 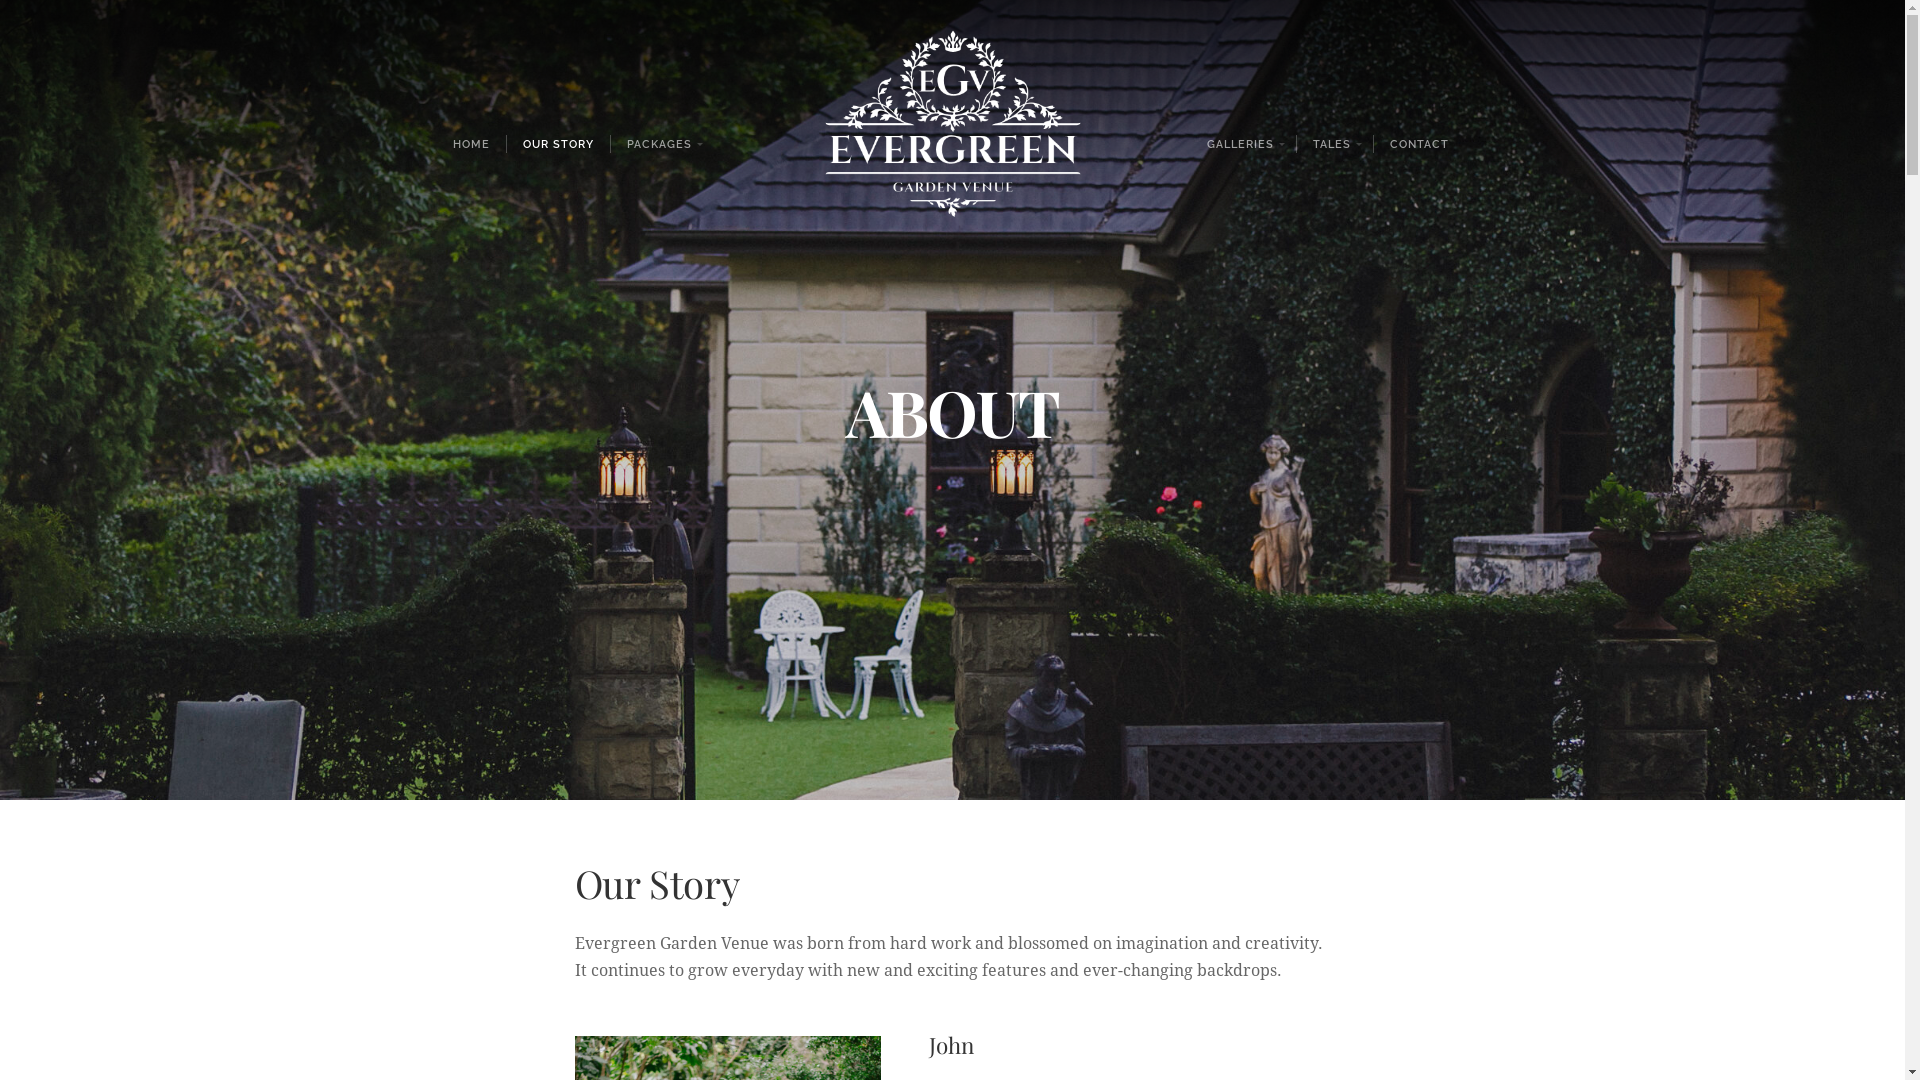 I want to click on 'GALLERIES', so click(x=1242, y=142).